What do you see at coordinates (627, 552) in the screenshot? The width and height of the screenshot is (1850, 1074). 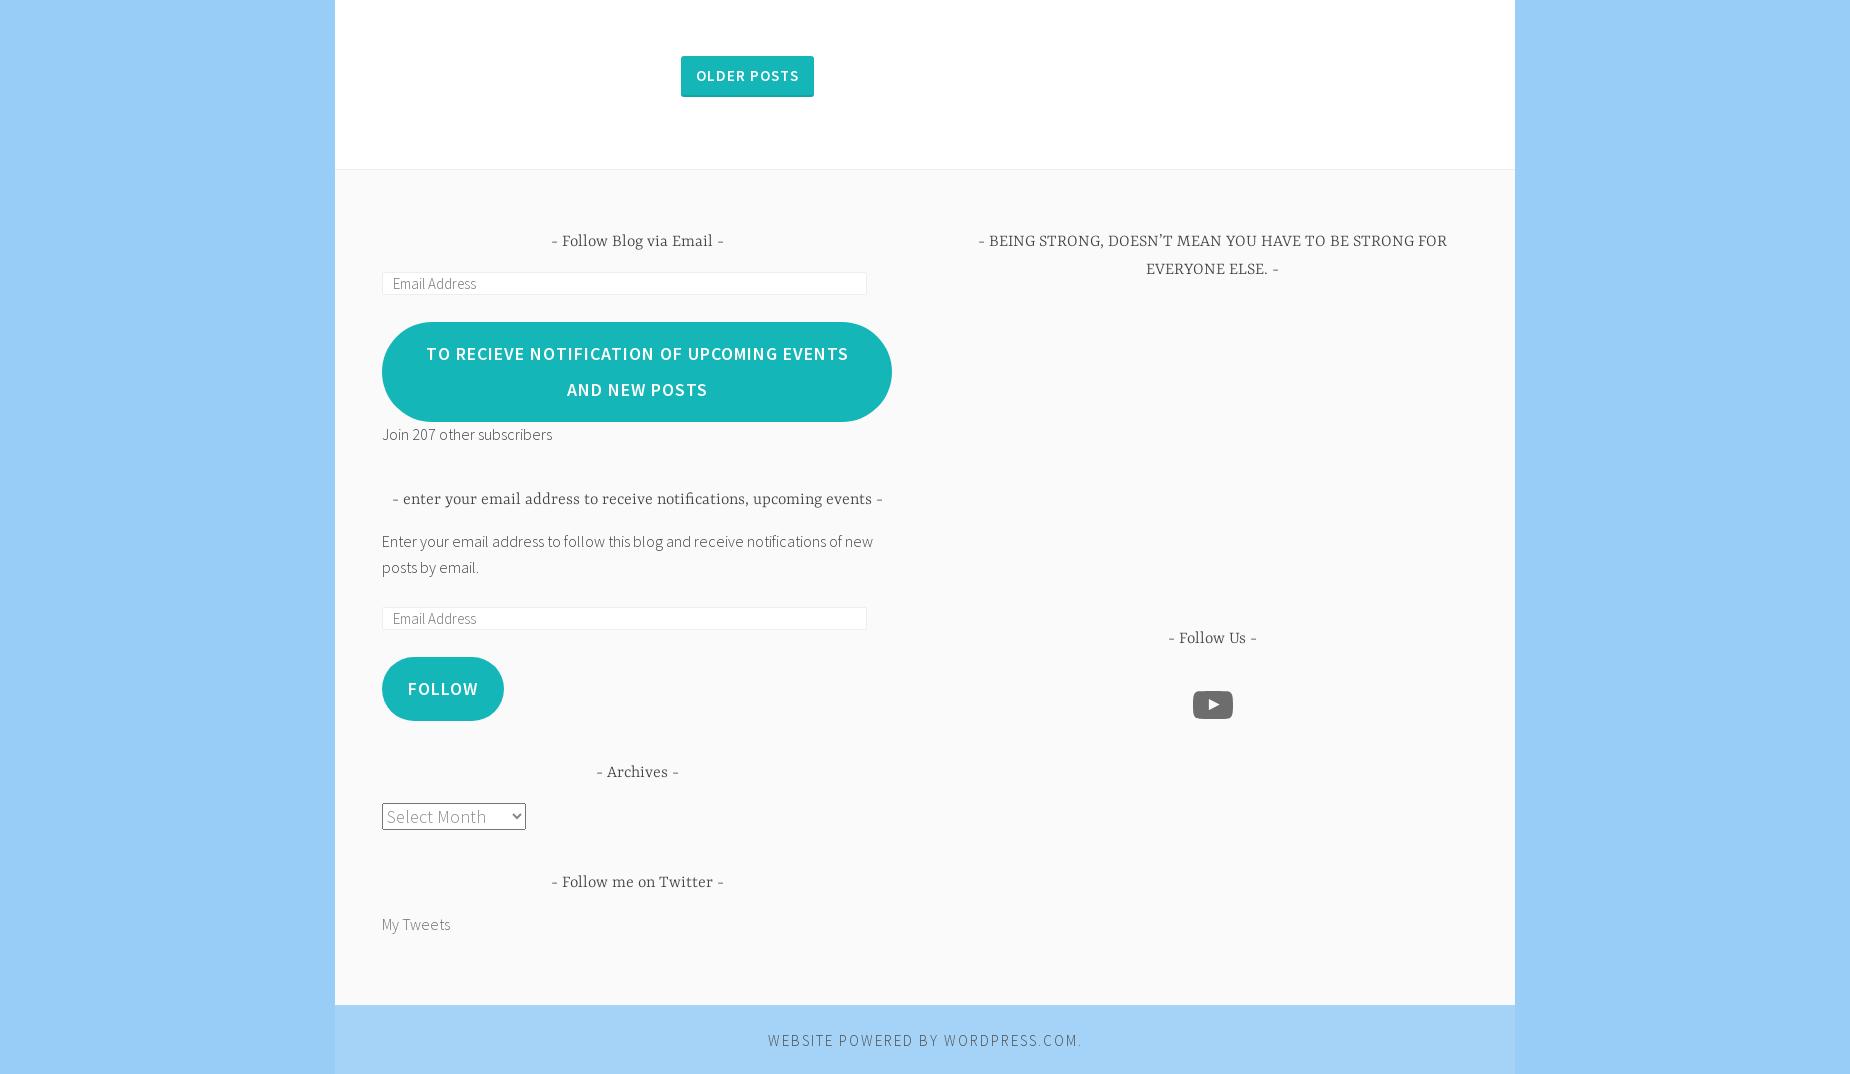 I see `'Enter your email address to follow this blog and receive notifications of new posts by email.'` at bounding box center [627, 552].